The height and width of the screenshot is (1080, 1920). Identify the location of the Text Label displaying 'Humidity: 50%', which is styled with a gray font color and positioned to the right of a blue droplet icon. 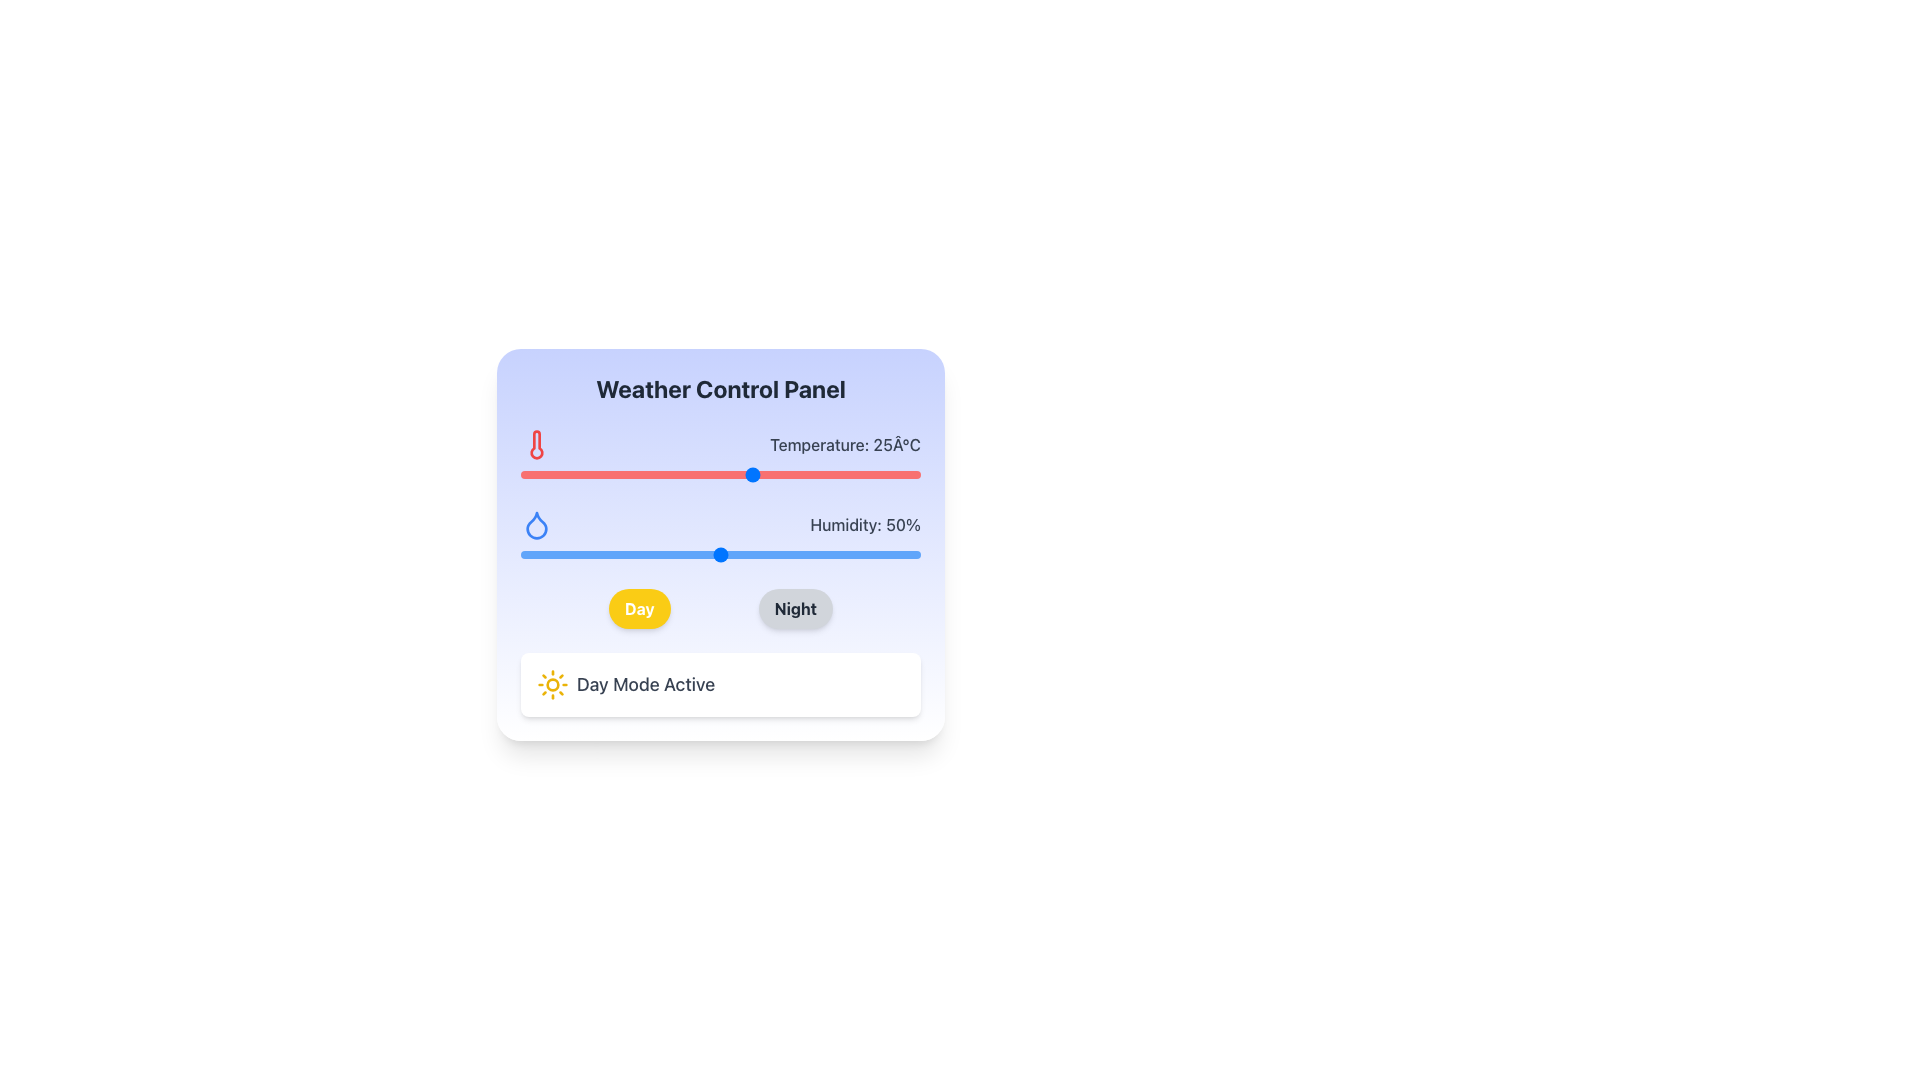
(865, 523).